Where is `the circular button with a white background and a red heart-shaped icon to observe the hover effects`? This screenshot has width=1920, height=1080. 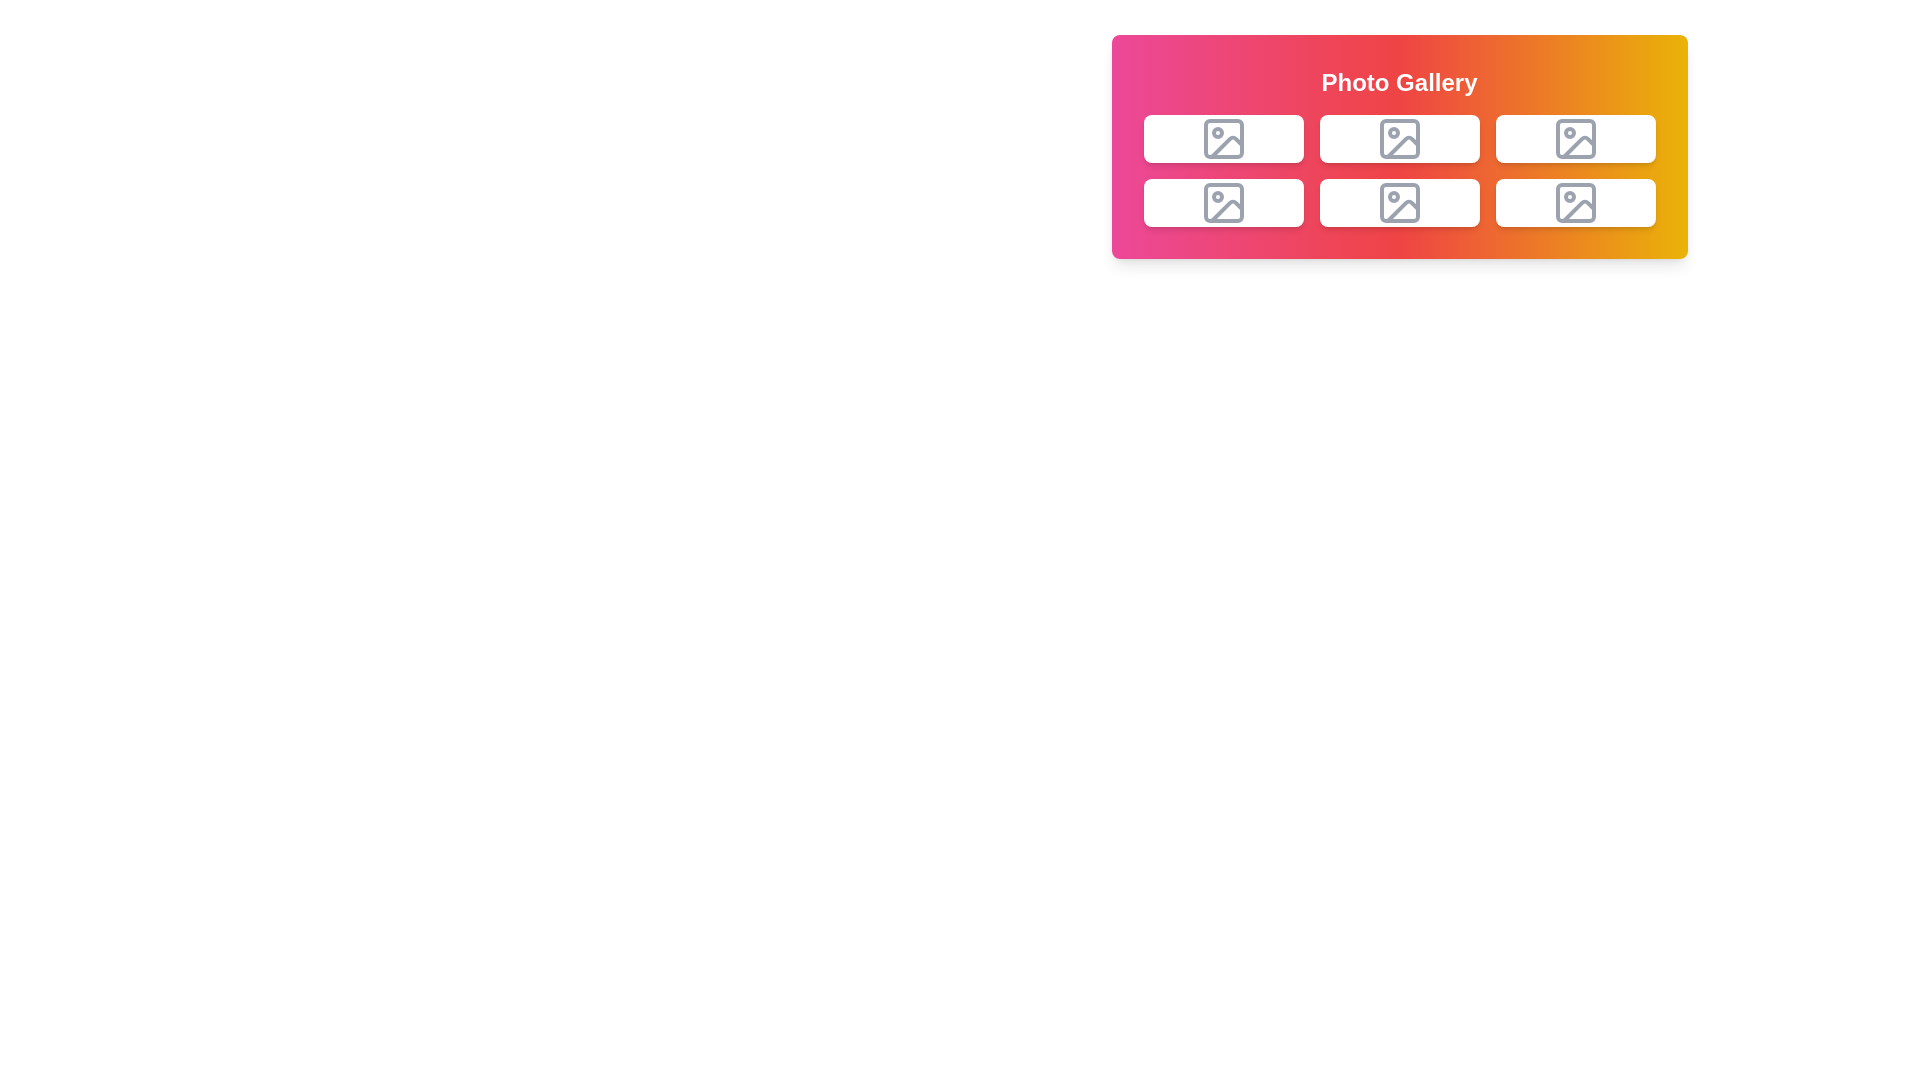 the circular button with a white background and a red heart-shaped icon to observe the hover effects is located at coordinates (1424, 137).